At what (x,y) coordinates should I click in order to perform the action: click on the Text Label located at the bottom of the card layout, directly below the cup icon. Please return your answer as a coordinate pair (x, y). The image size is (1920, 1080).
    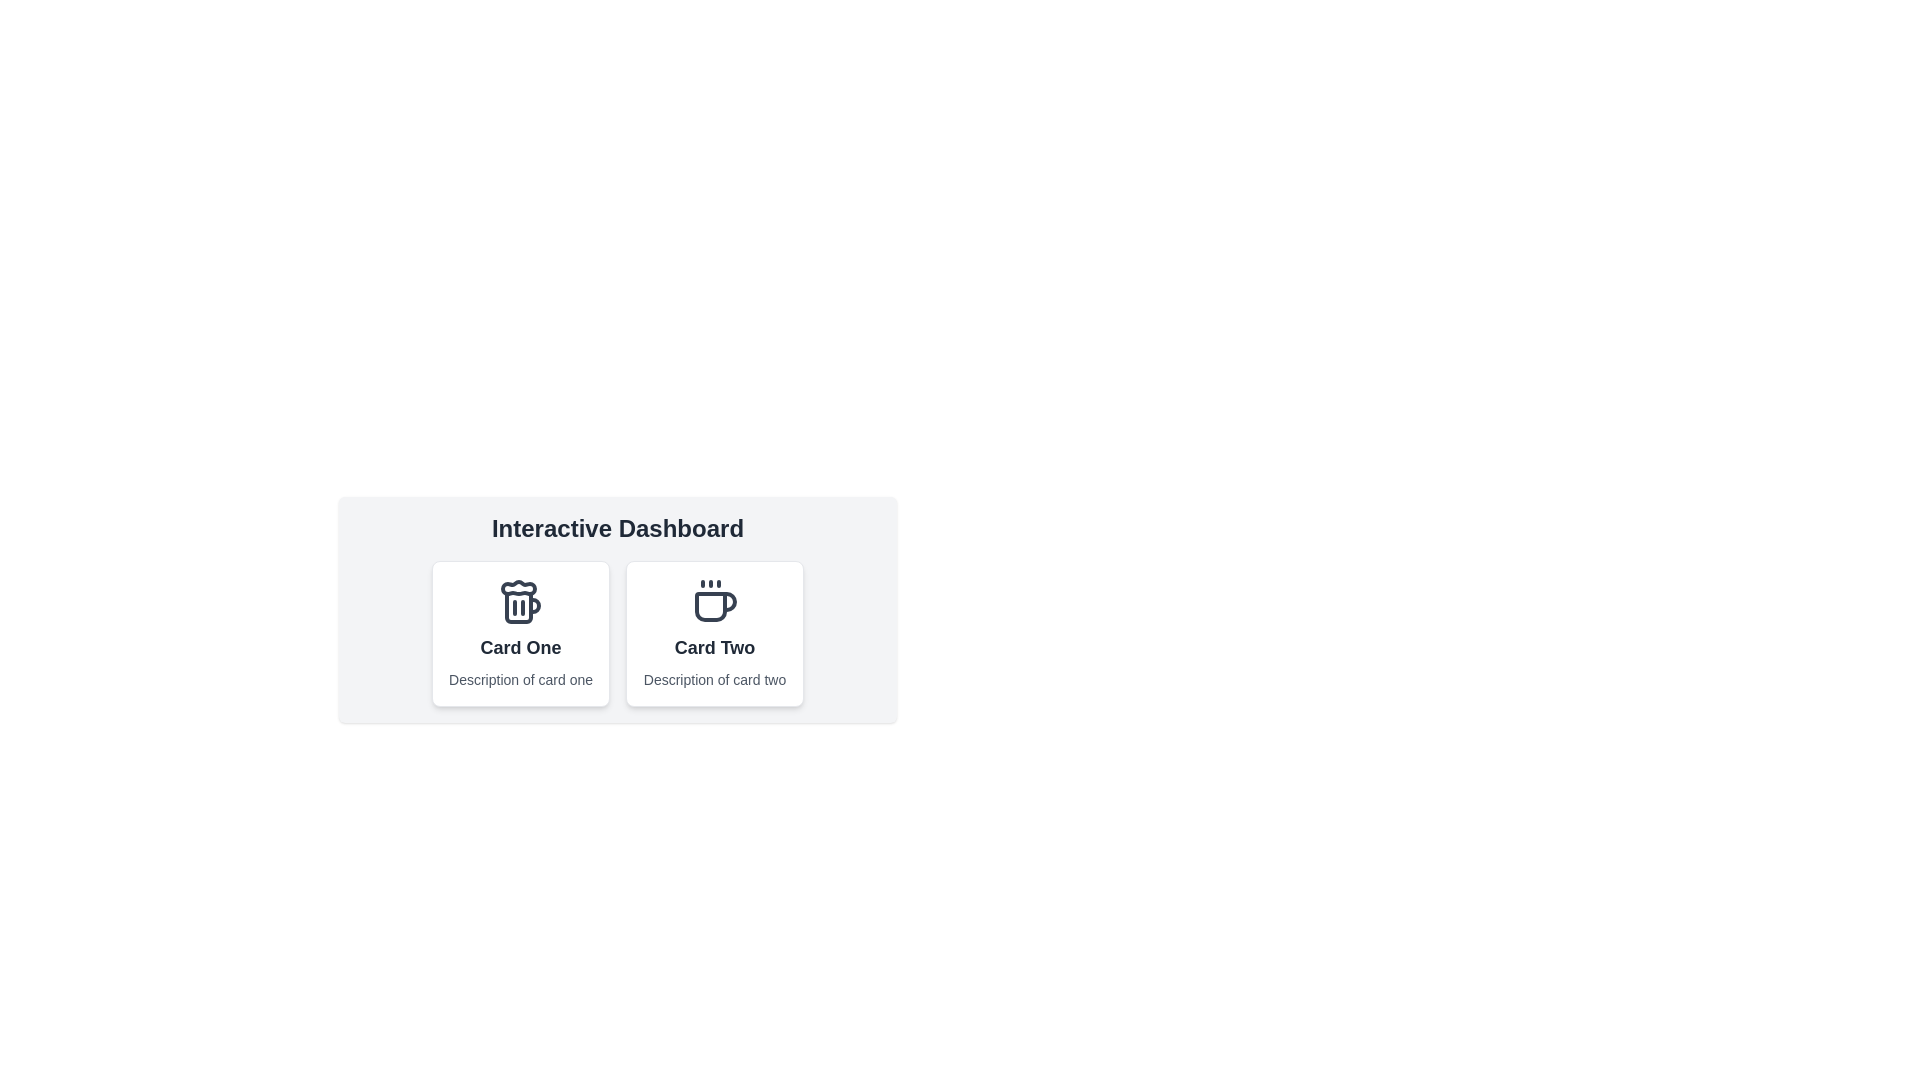
    Looking at the image, I should click on (715, 648).